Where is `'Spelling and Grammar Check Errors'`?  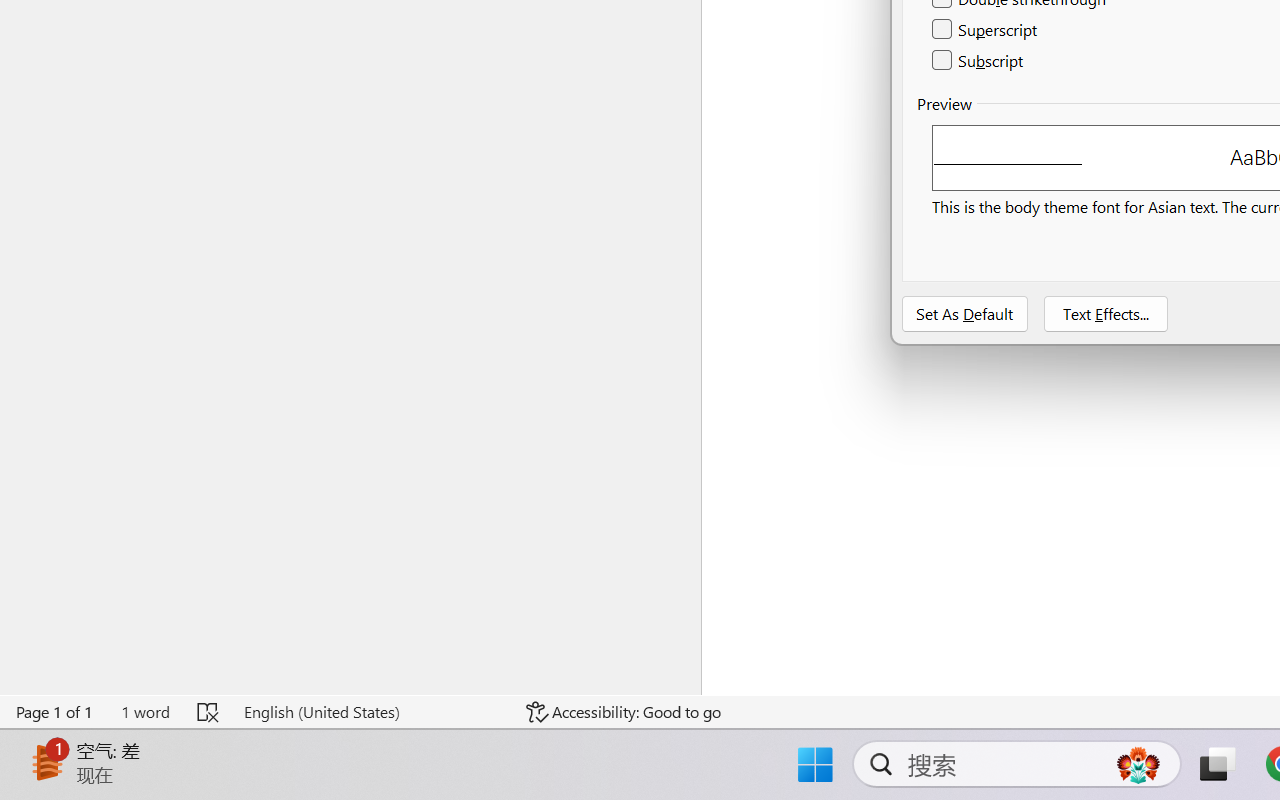
'Spelling and Grammar Check Errors' is located at coordinates (209, 711).